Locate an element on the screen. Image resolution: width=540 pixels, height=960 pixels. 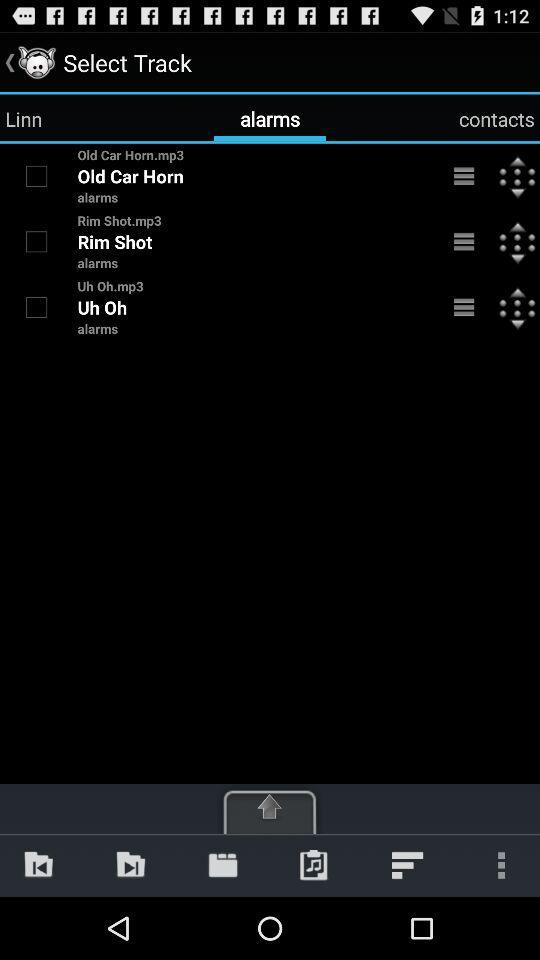
alarm is located at coordinates (36, 240).